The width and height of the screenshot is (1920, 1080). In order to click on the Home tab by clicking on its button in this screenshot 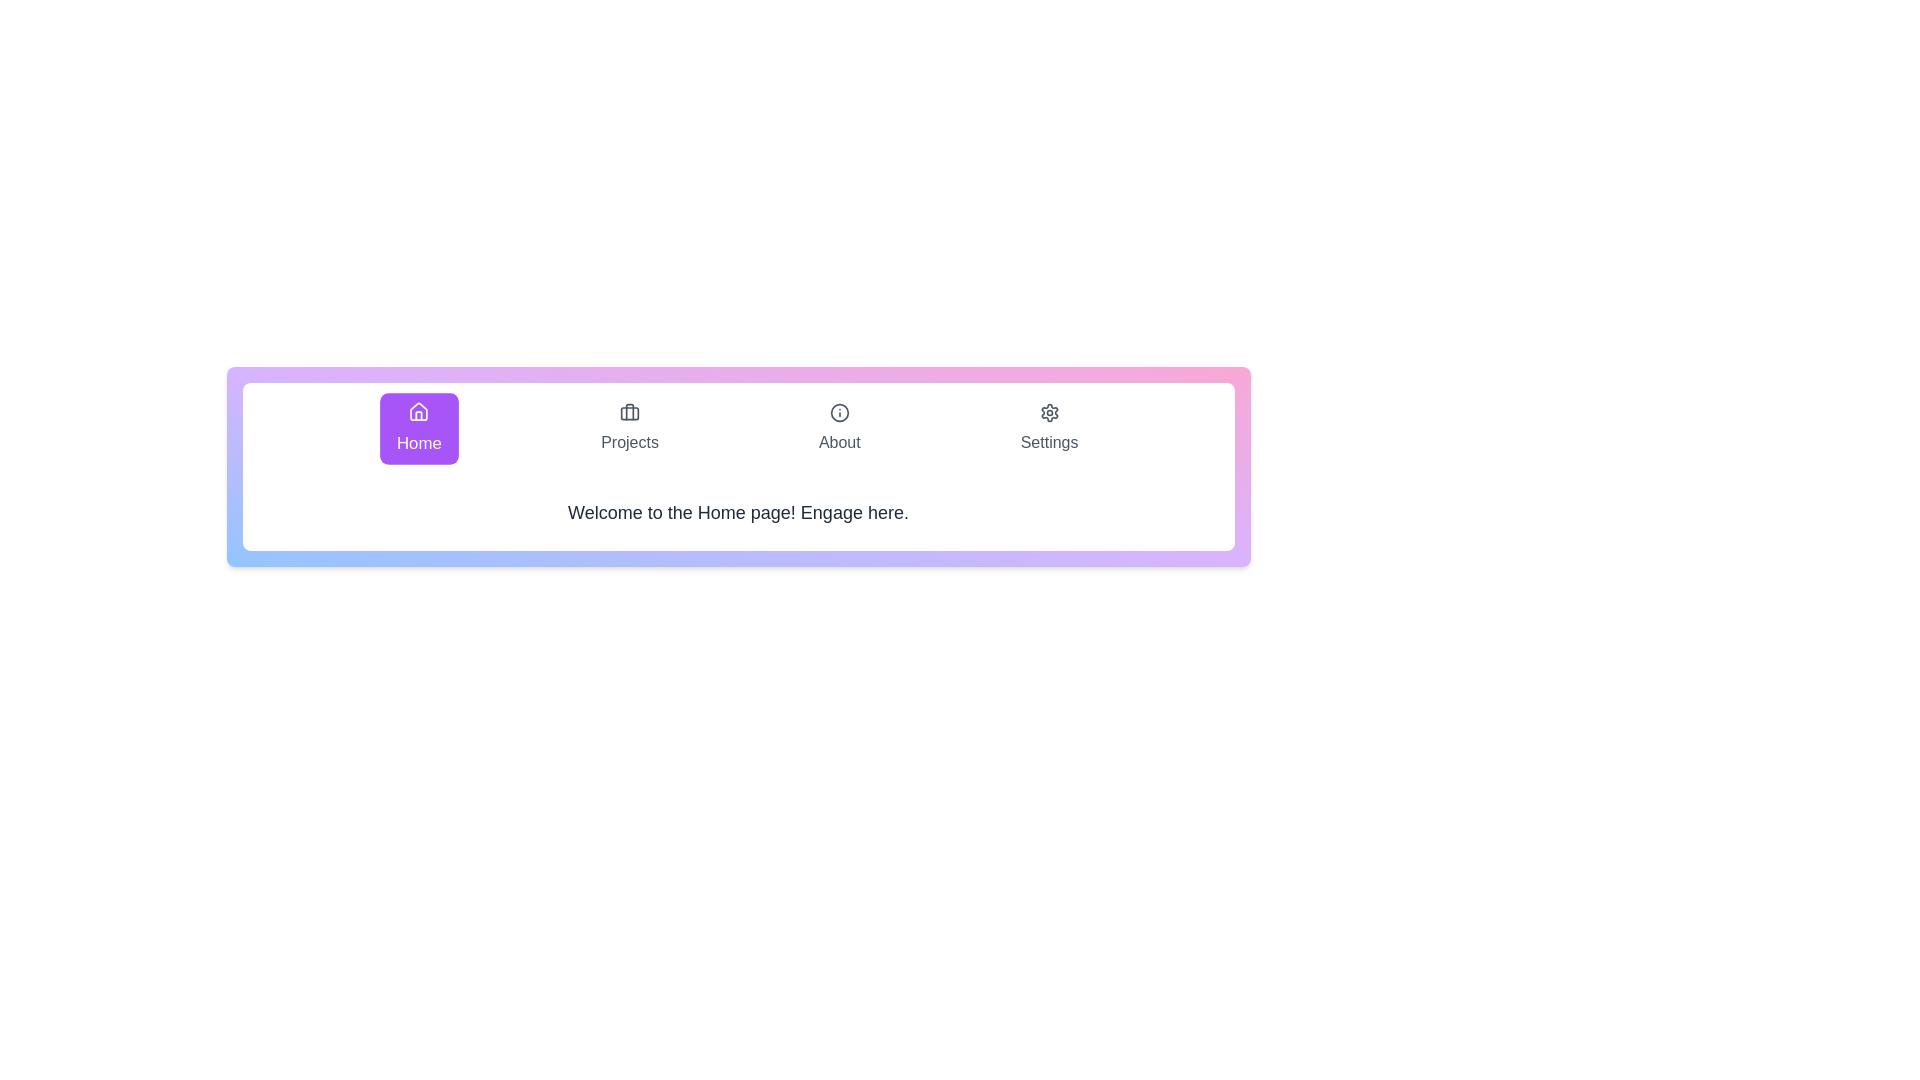, I will do `click(418, 427)`.